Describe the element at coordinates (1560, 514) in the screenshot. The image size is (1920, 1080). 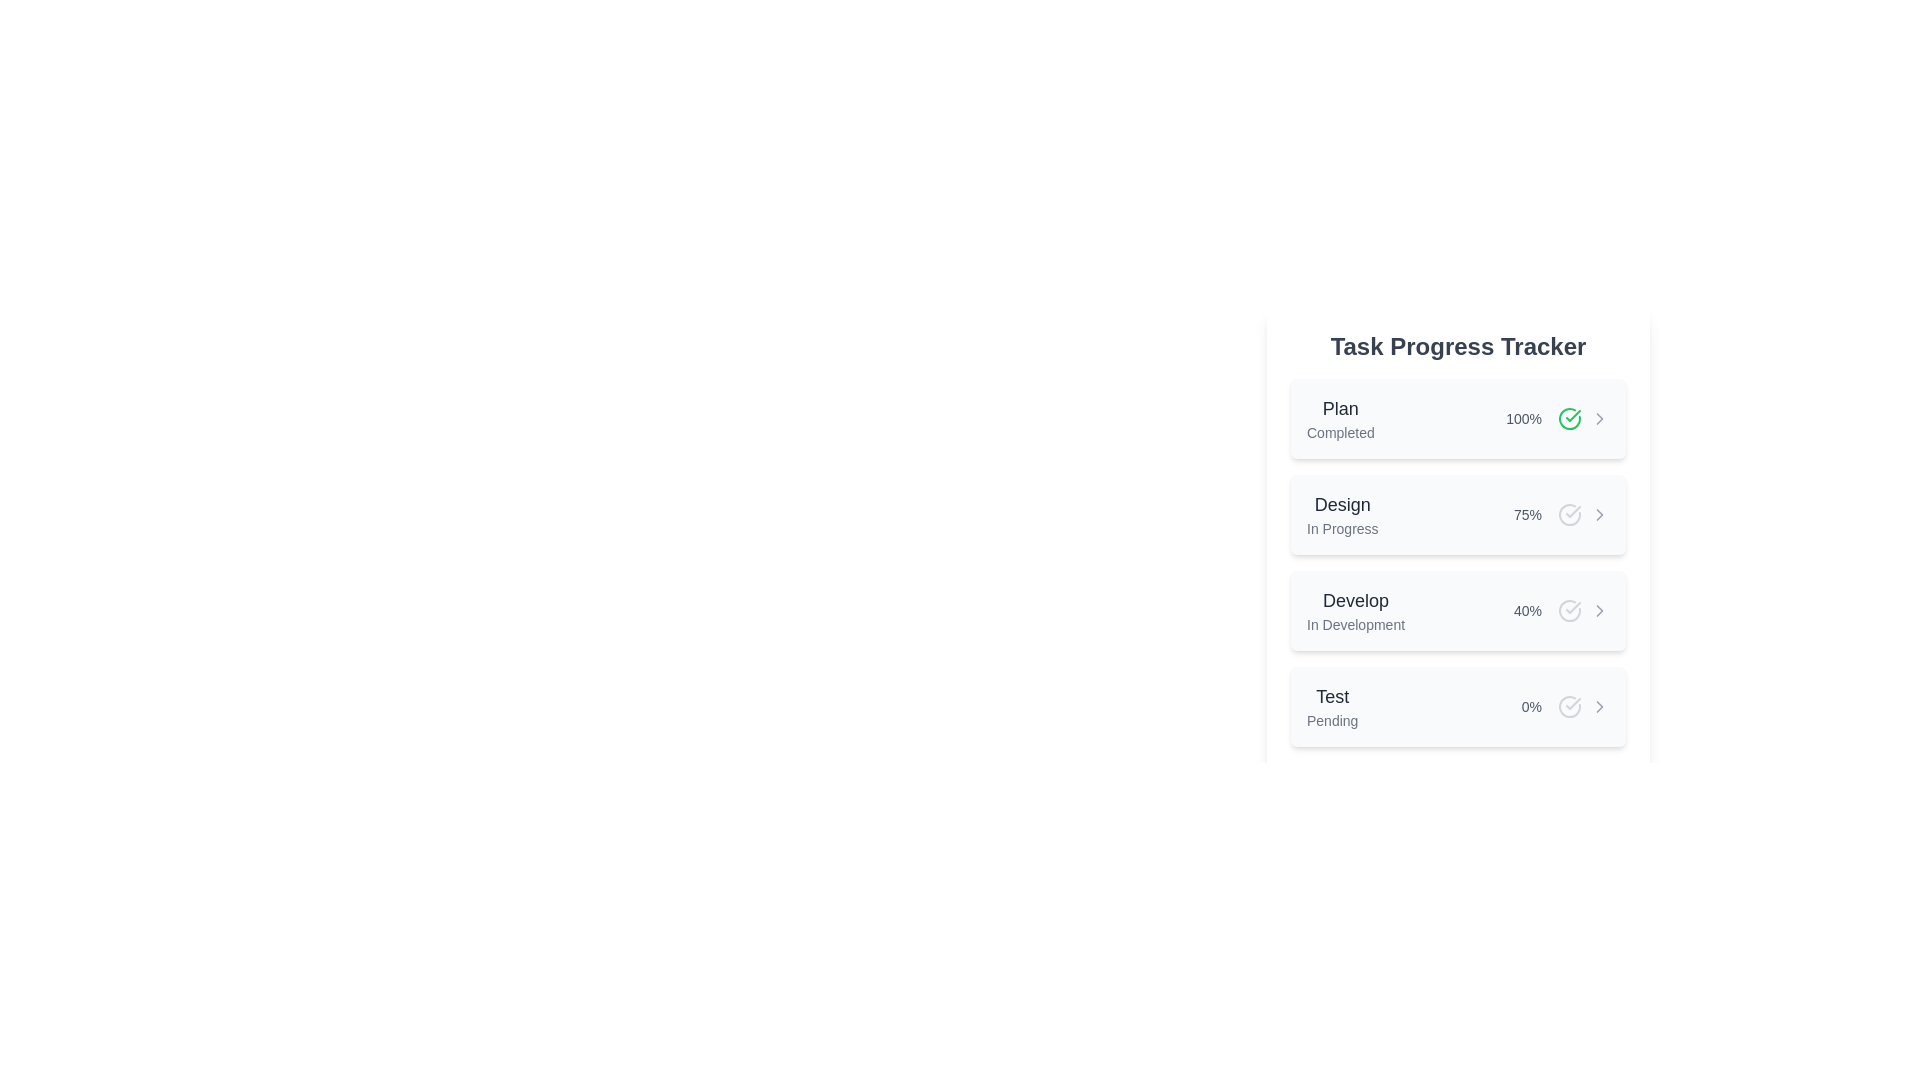
I see `the text element that indicates the progress percentage for the 'Design' task, located to the left of the checkmark and arrow icons in the right section of the 'Design' progress tracker card` at that location.